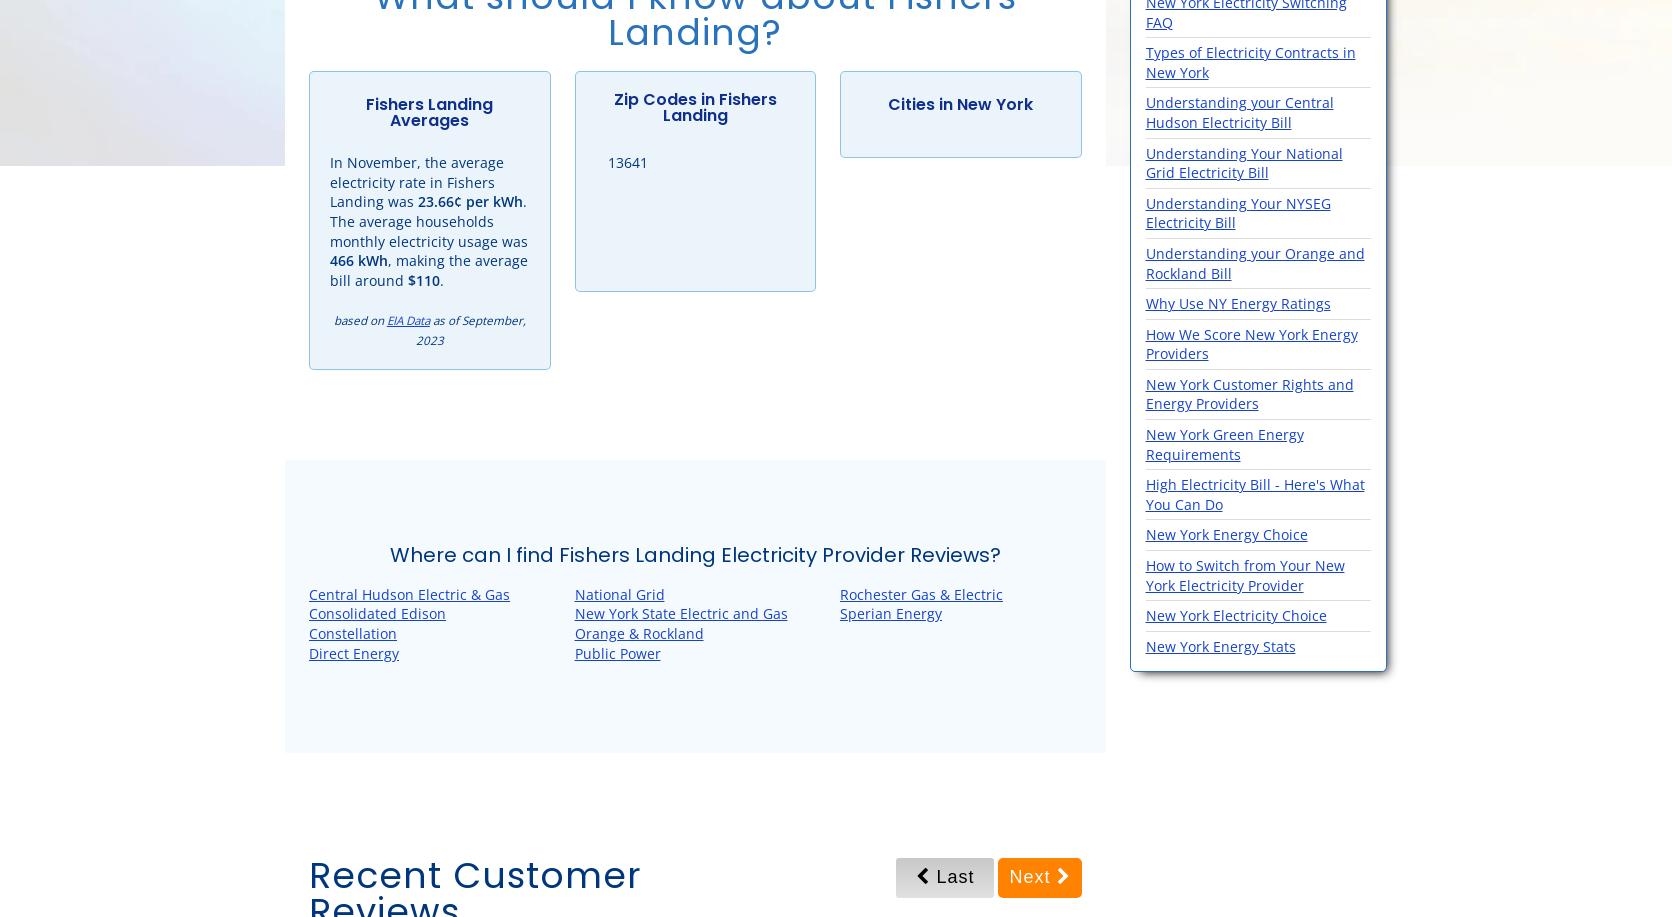 The height and width of the screenshot is (917, 1672). Describe the element at coordinates (351, 631) in the screenshot. I see `'Constellation'` at that location.